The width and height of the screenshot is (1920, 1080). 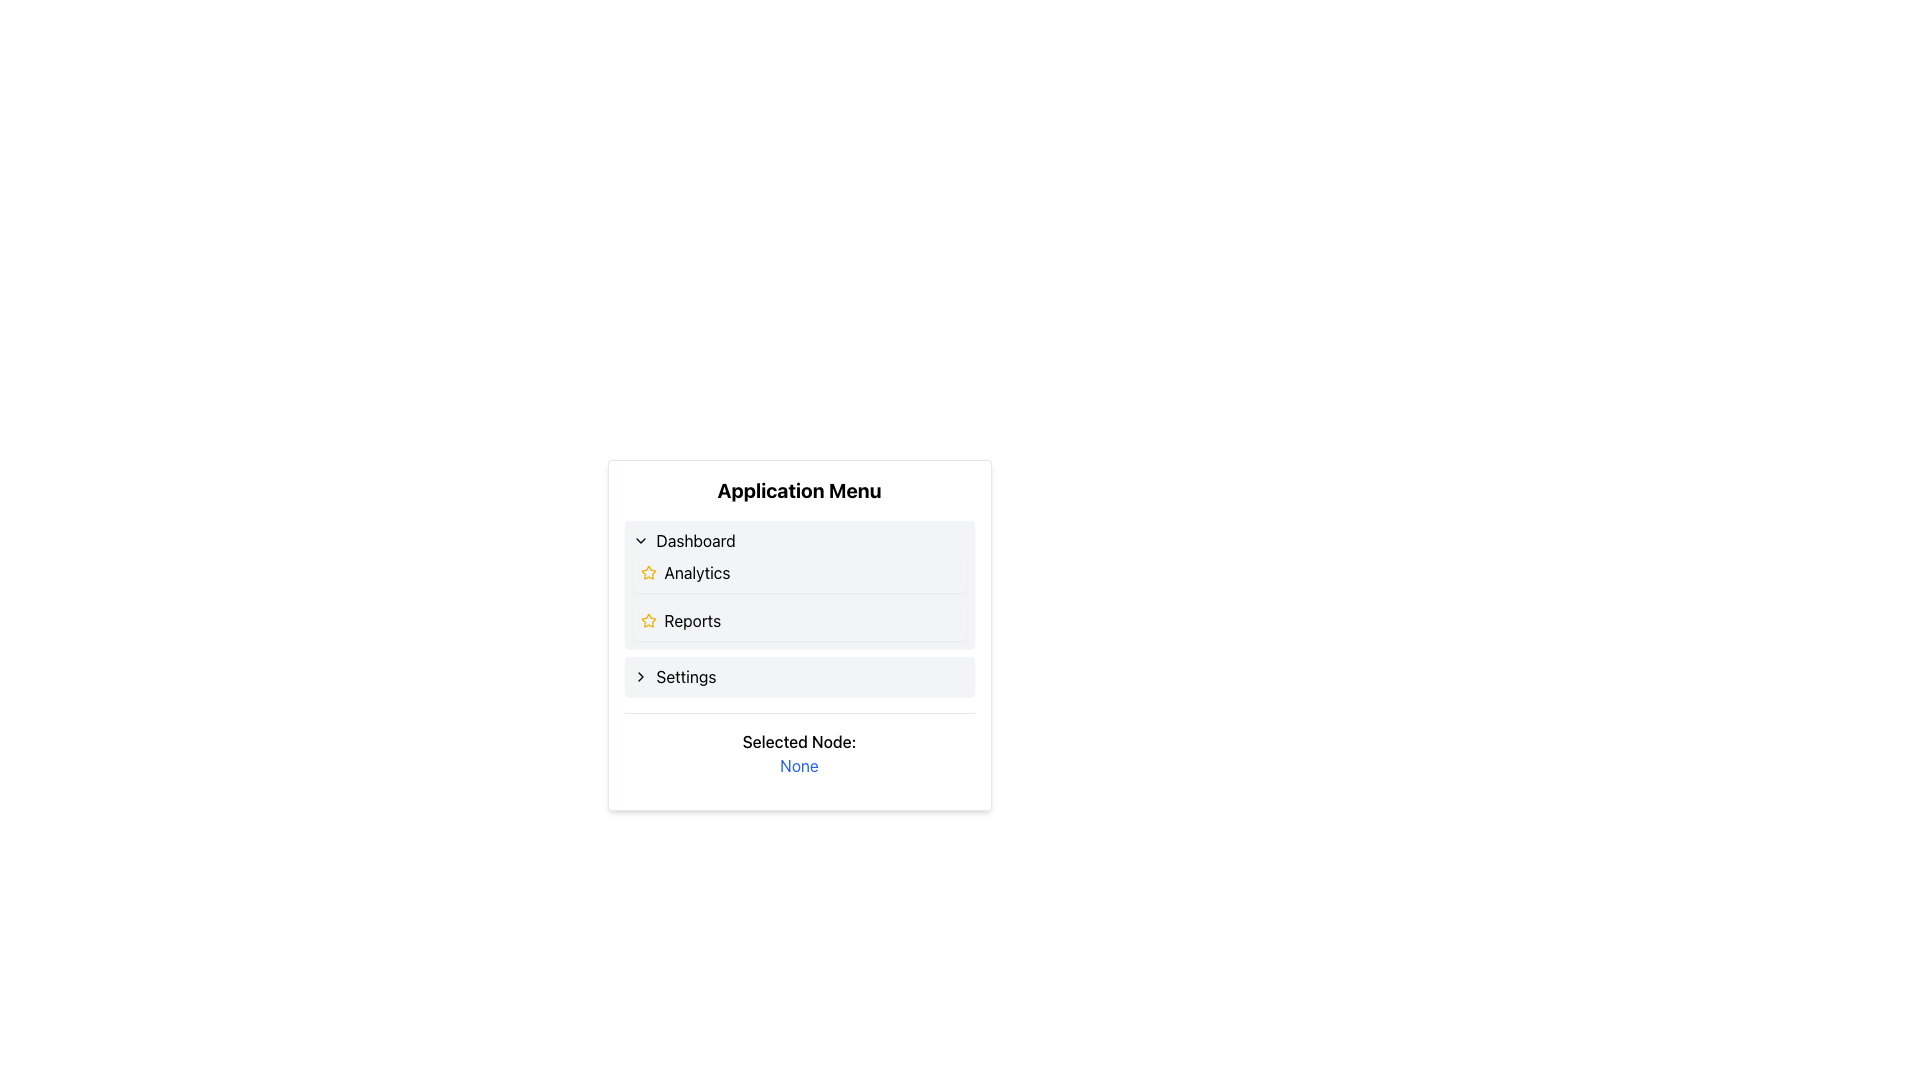 I want to click on the 'Settings' button located in the bottom section of the application menu to trigger a hover effect, so click(x=798, y=676).